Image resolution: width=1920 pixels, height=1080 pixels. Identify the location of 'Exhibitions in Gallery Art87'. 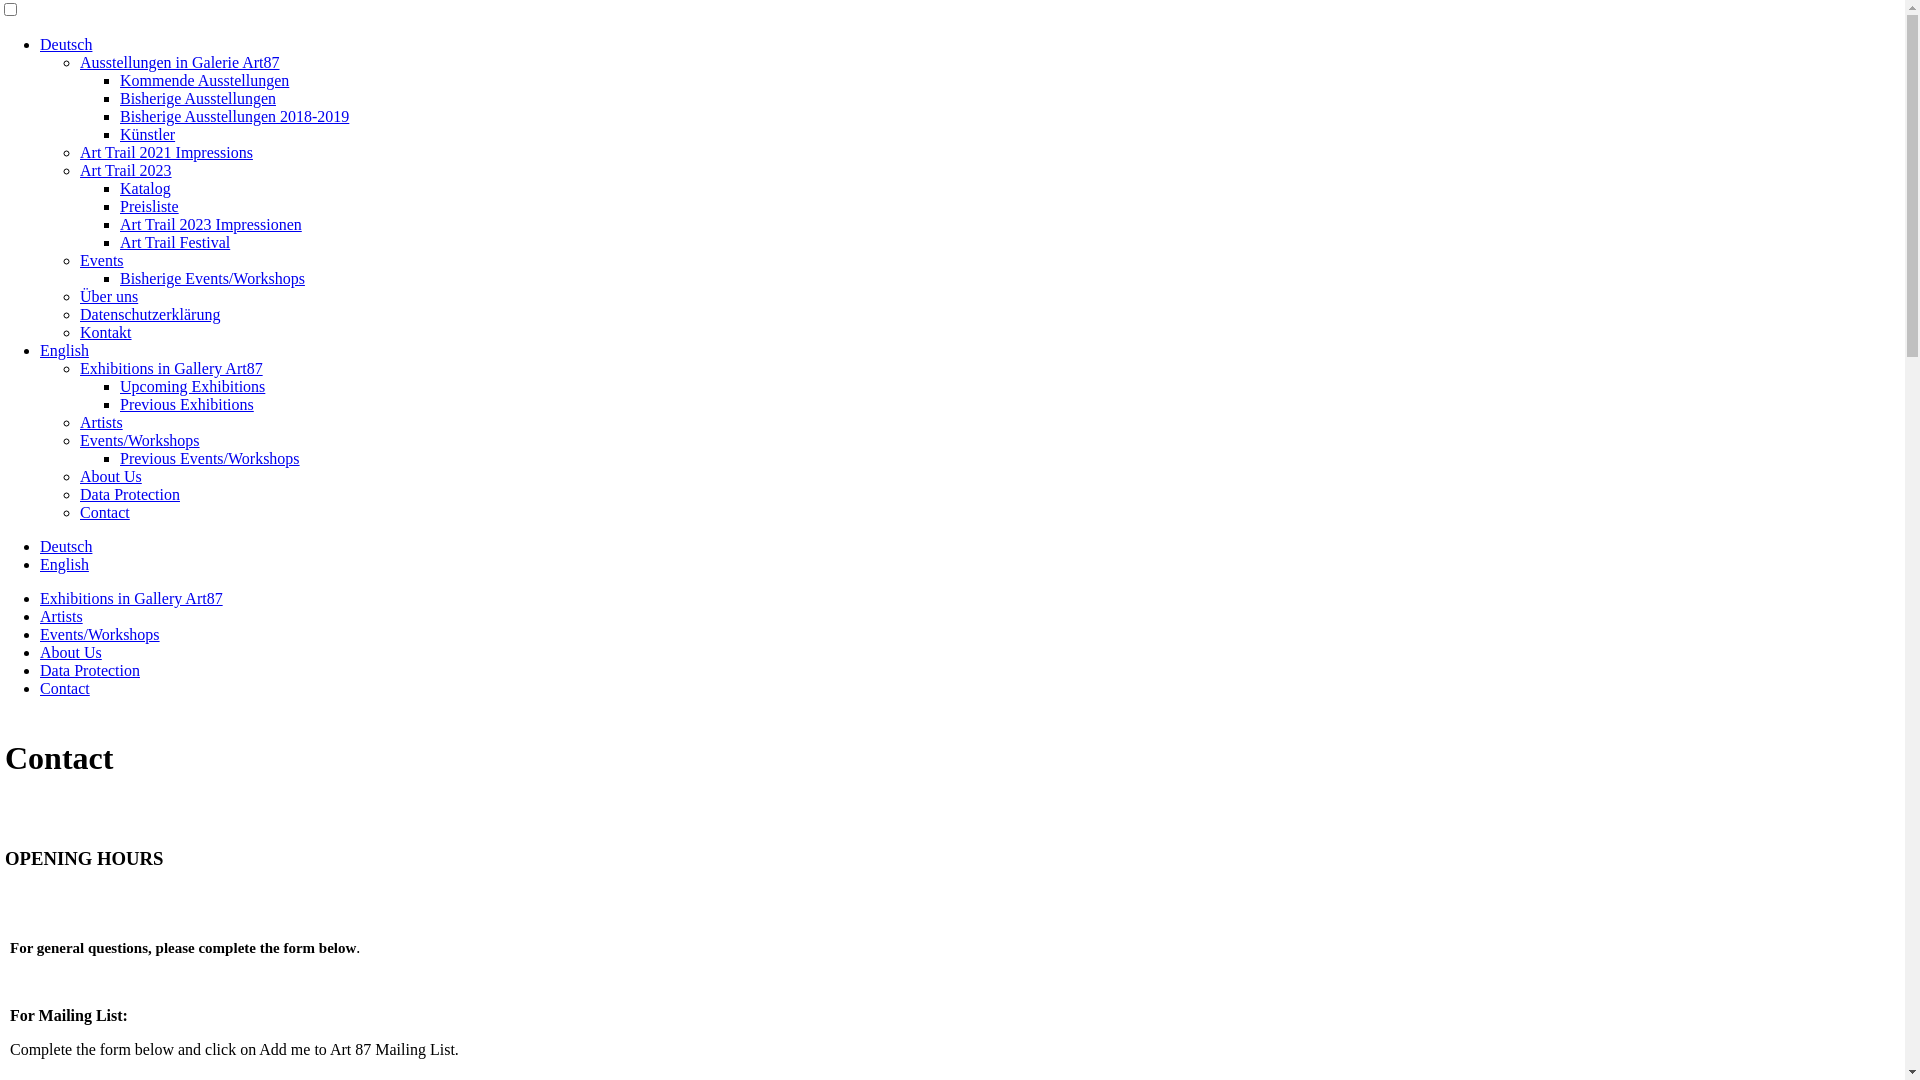
(171, 368).